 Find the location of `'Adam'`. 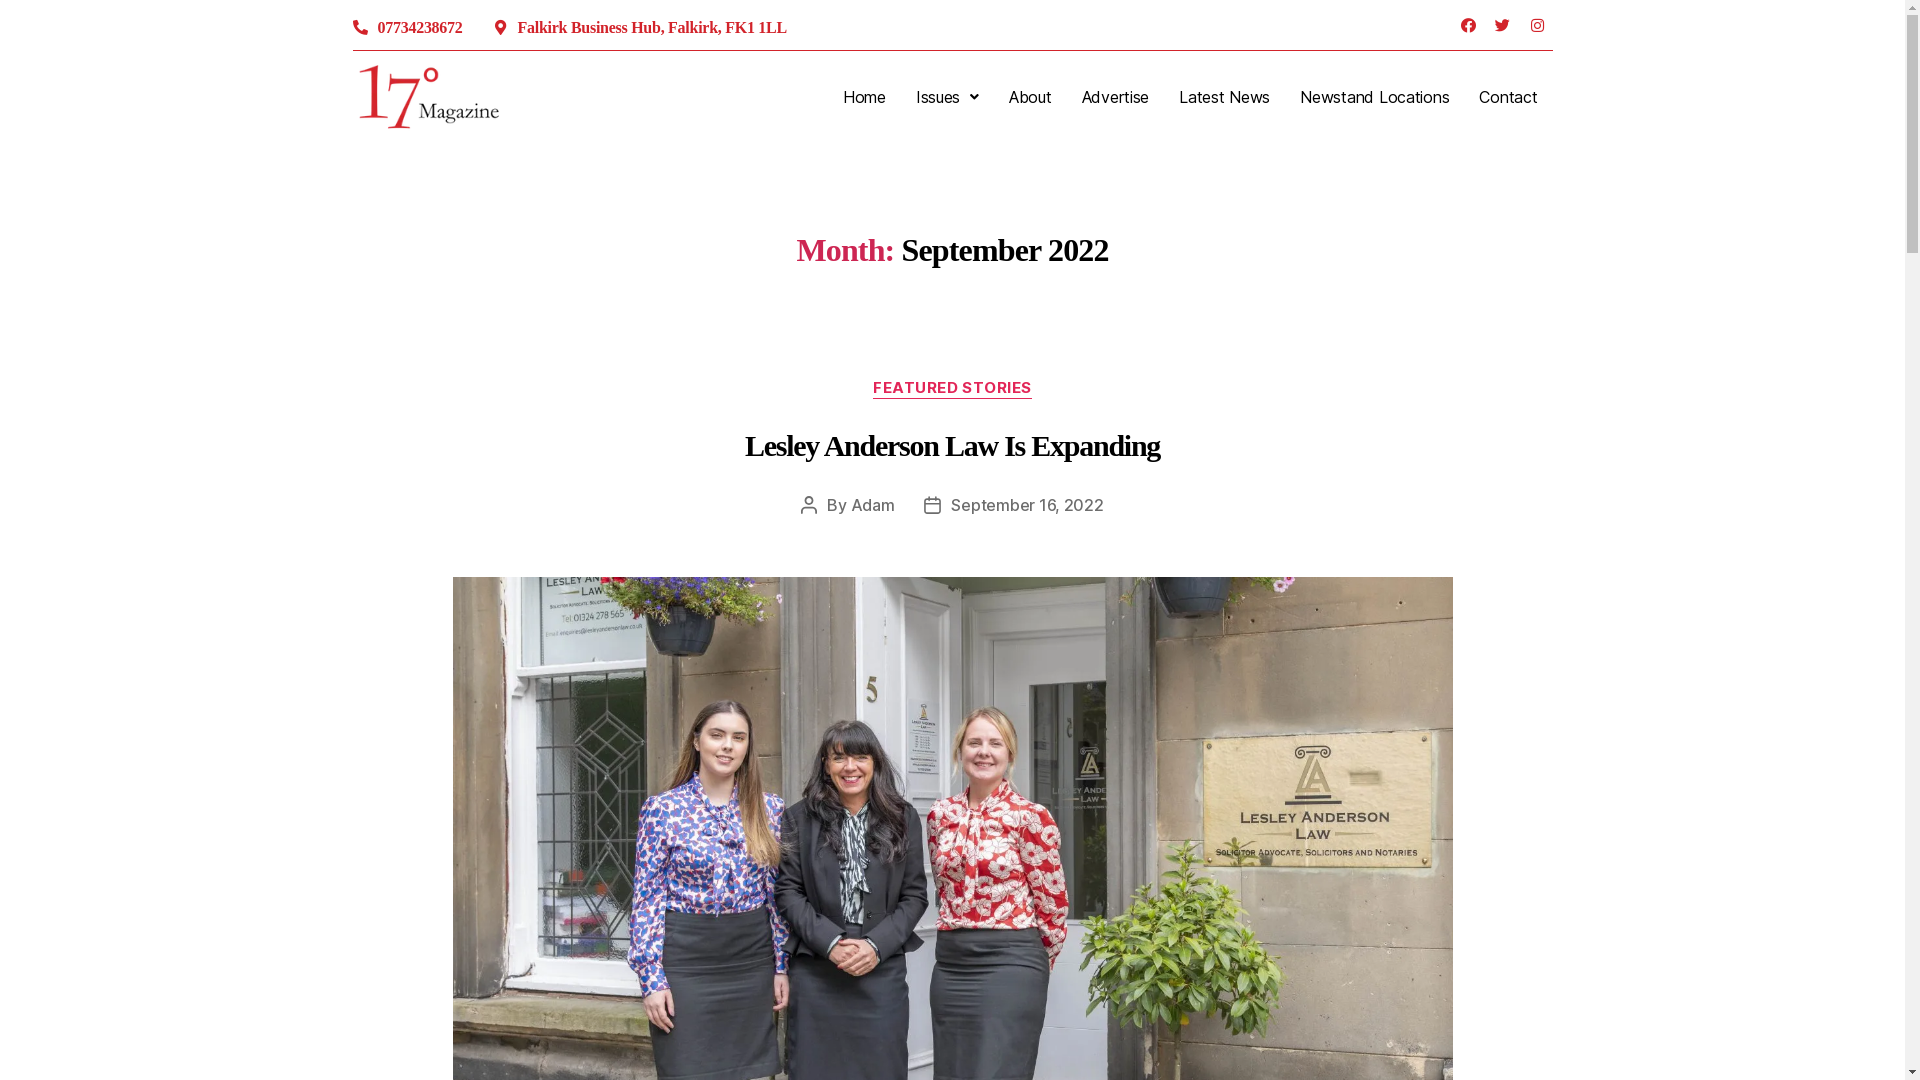

'Adam' is located at coordinates (873, 504).